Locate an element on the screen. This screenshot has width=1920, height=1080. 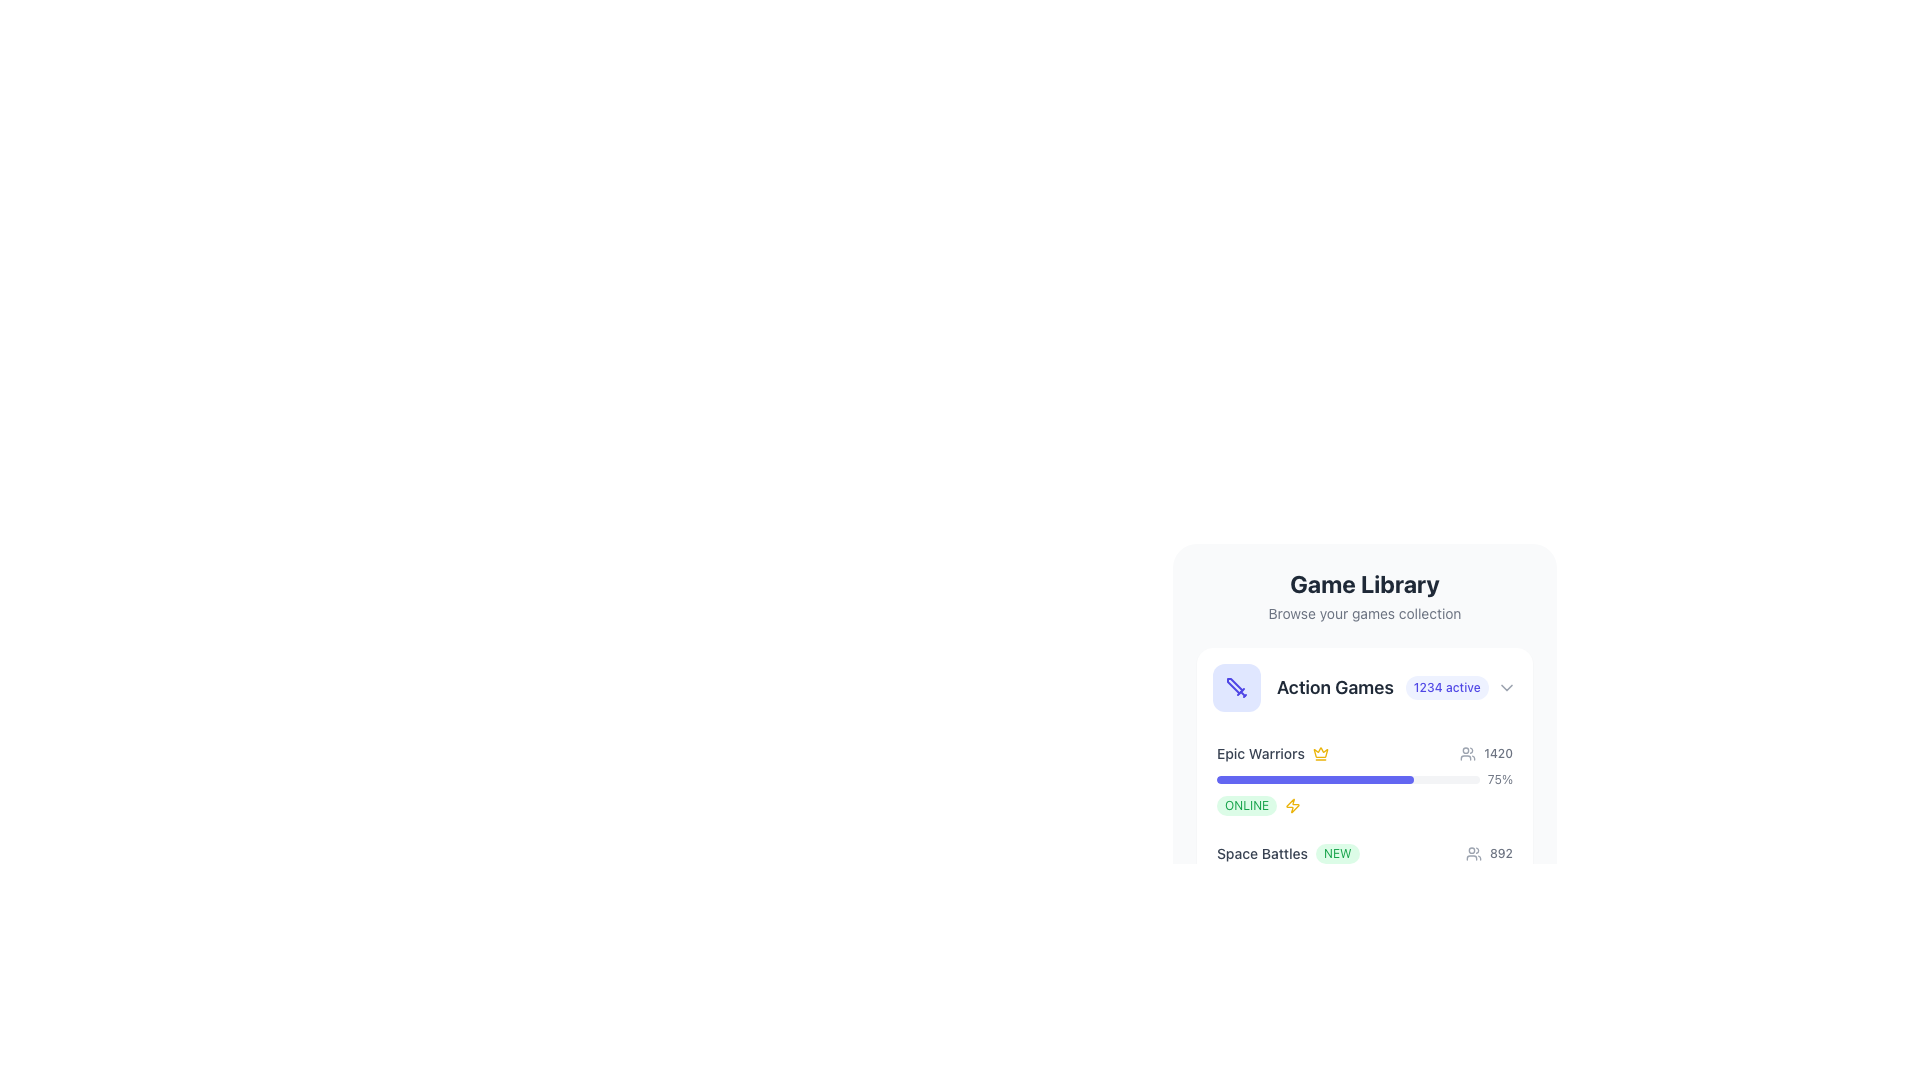
the text label displaying '75%' which is located to the right of the progress bar is located at coordinates (1500, 778).